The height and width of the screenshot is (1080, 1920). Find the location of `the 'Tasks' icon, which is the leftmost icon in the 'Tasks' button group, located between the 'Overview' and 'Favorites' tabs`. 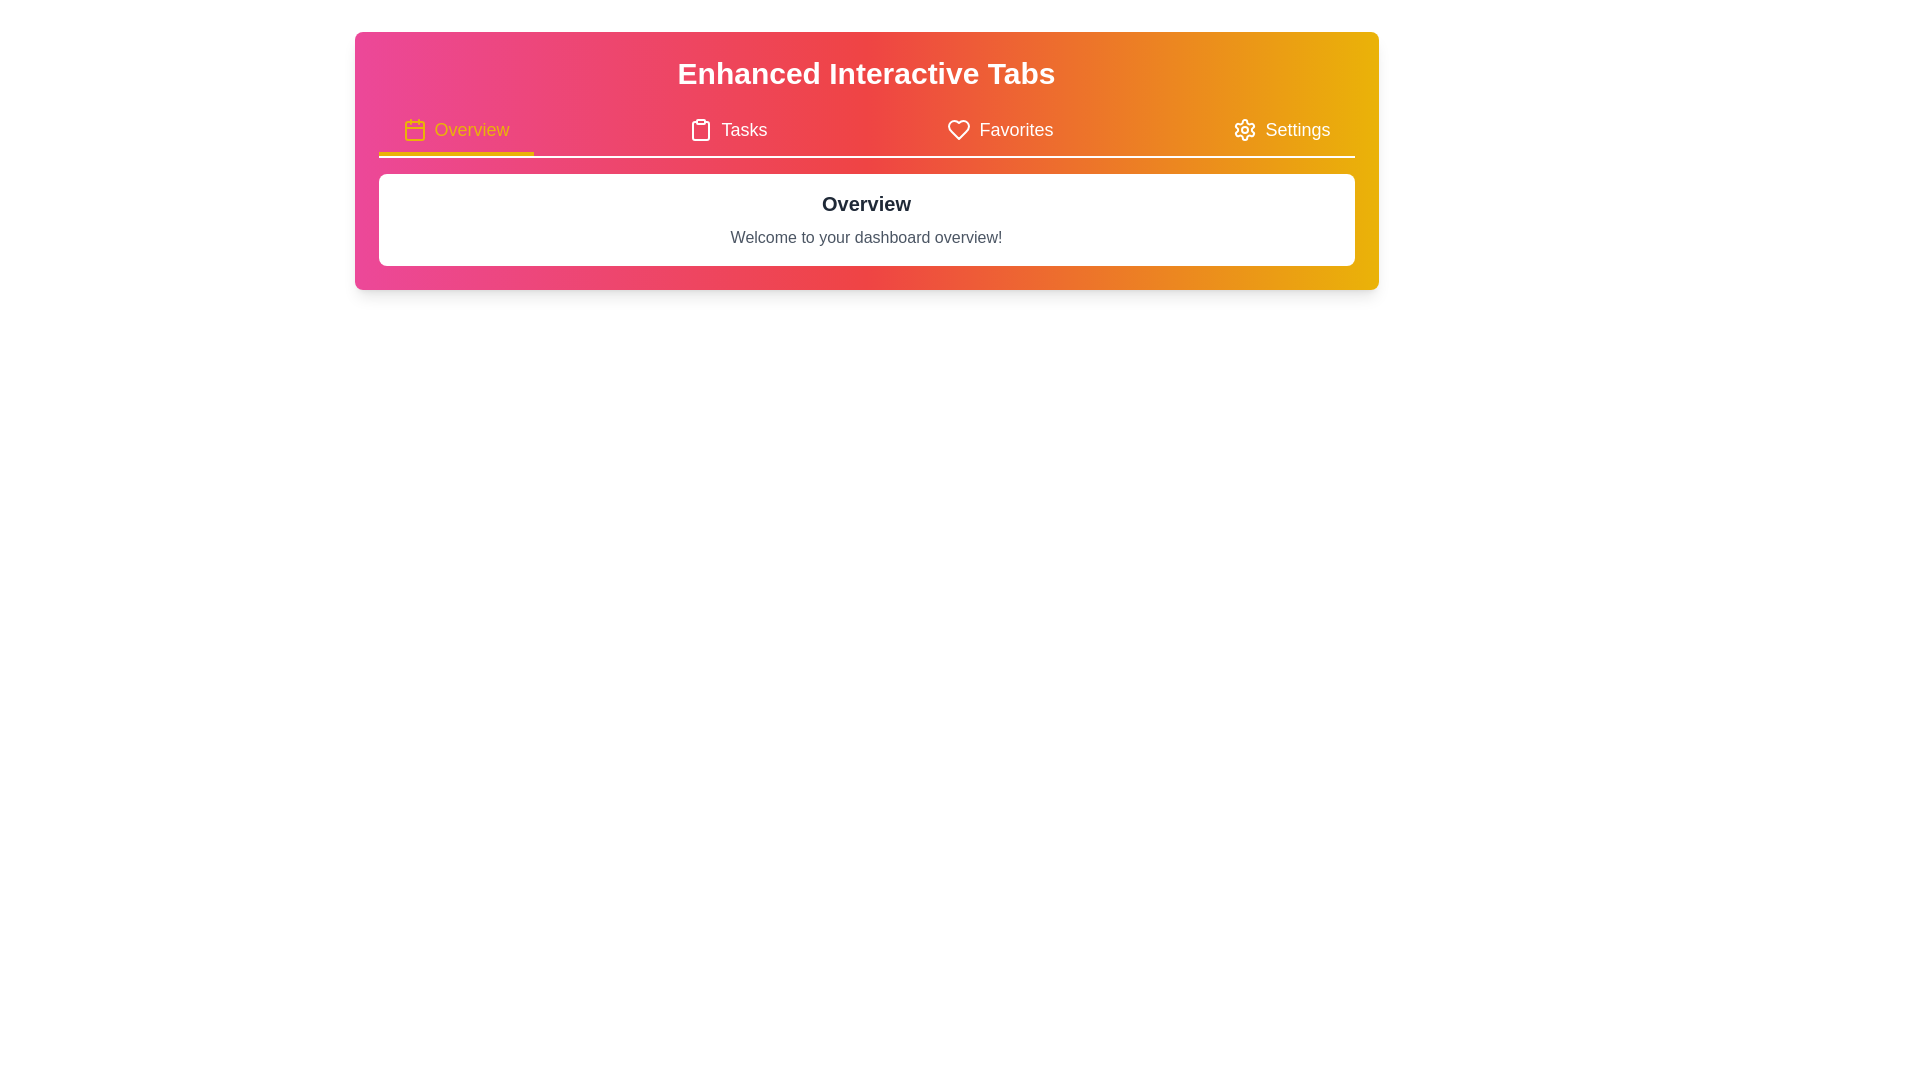

the 'Tasks' icon, which is the leftmost icon in the 'Tasks' button group, located between the 'Overview' and 'Favorites' tabs is located at coordinates (701, 130).